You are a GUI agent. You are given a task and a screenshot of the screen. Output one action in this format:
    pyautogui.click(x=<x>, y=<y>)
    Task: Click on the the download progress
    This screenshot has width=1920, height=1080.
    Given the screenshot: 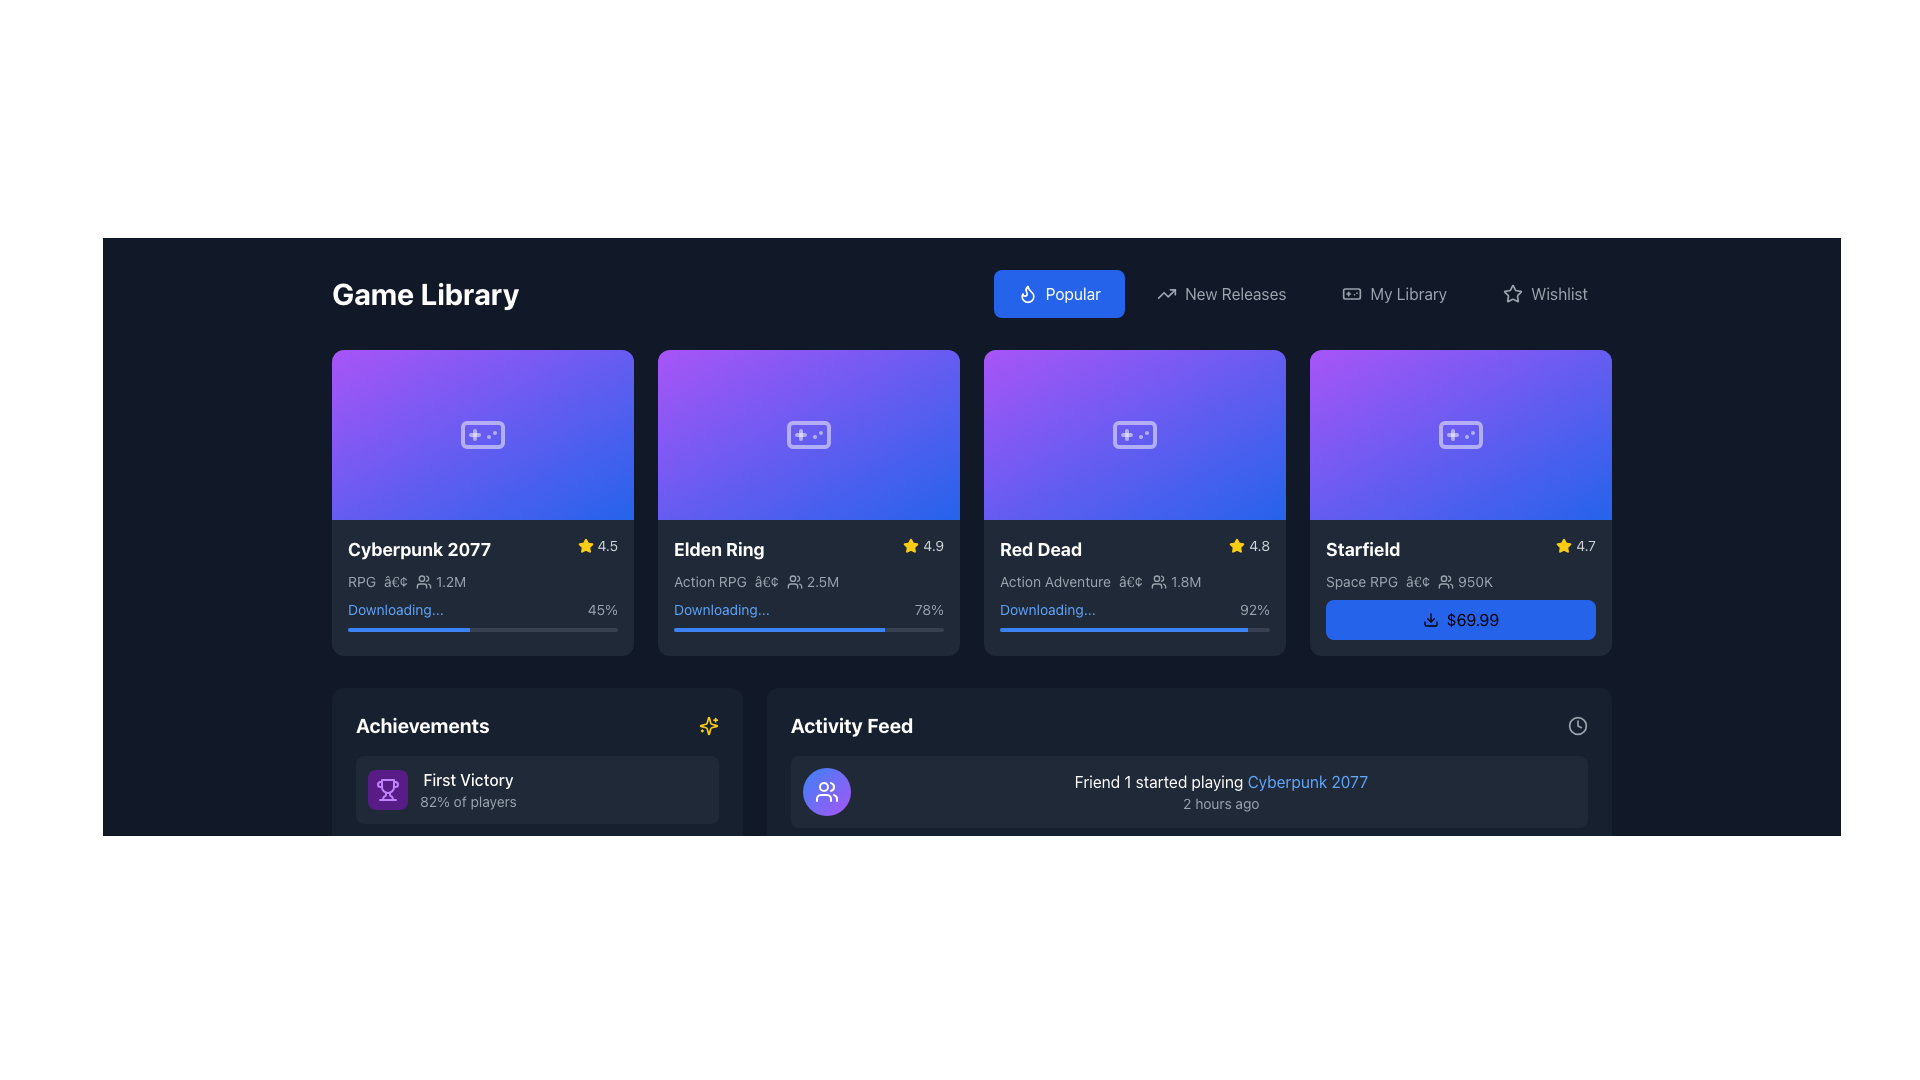 What is the action you would take?
    pyautogui.click(x=1043, y=628)
    